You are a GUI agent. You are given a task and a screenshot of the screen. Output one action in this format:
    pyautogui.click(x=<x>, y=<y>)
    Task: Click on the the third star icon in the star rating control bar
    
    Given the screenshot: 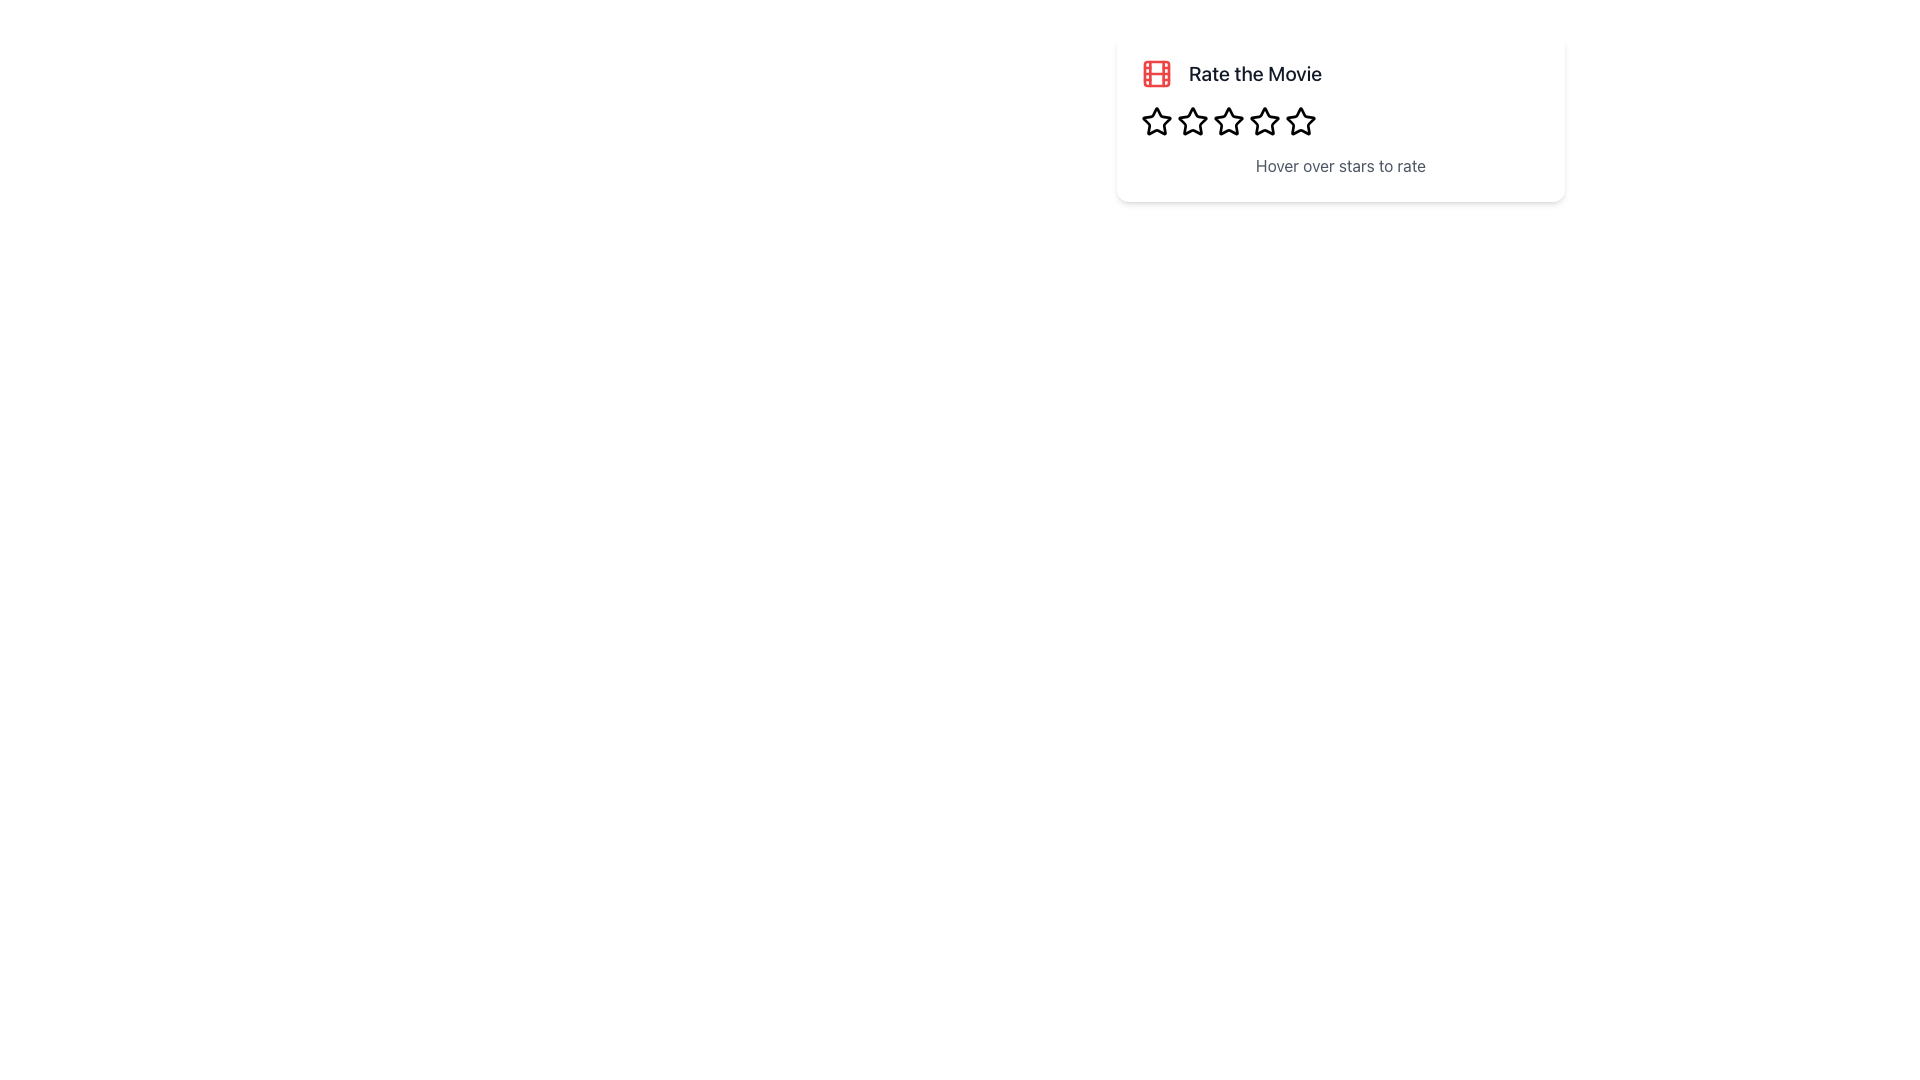 What is the action you would take?
    pyautogui.click(x=1264, y=121)
    